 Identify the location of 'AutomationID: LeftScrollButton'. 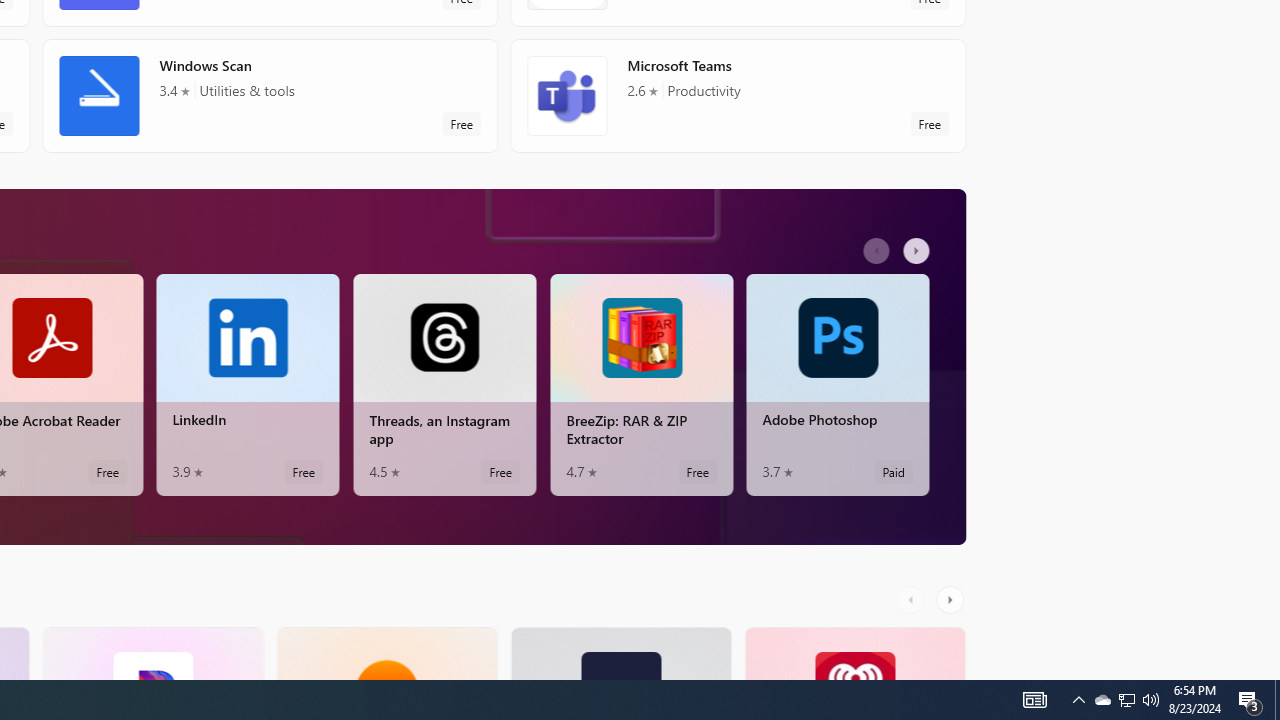
(912, 598).